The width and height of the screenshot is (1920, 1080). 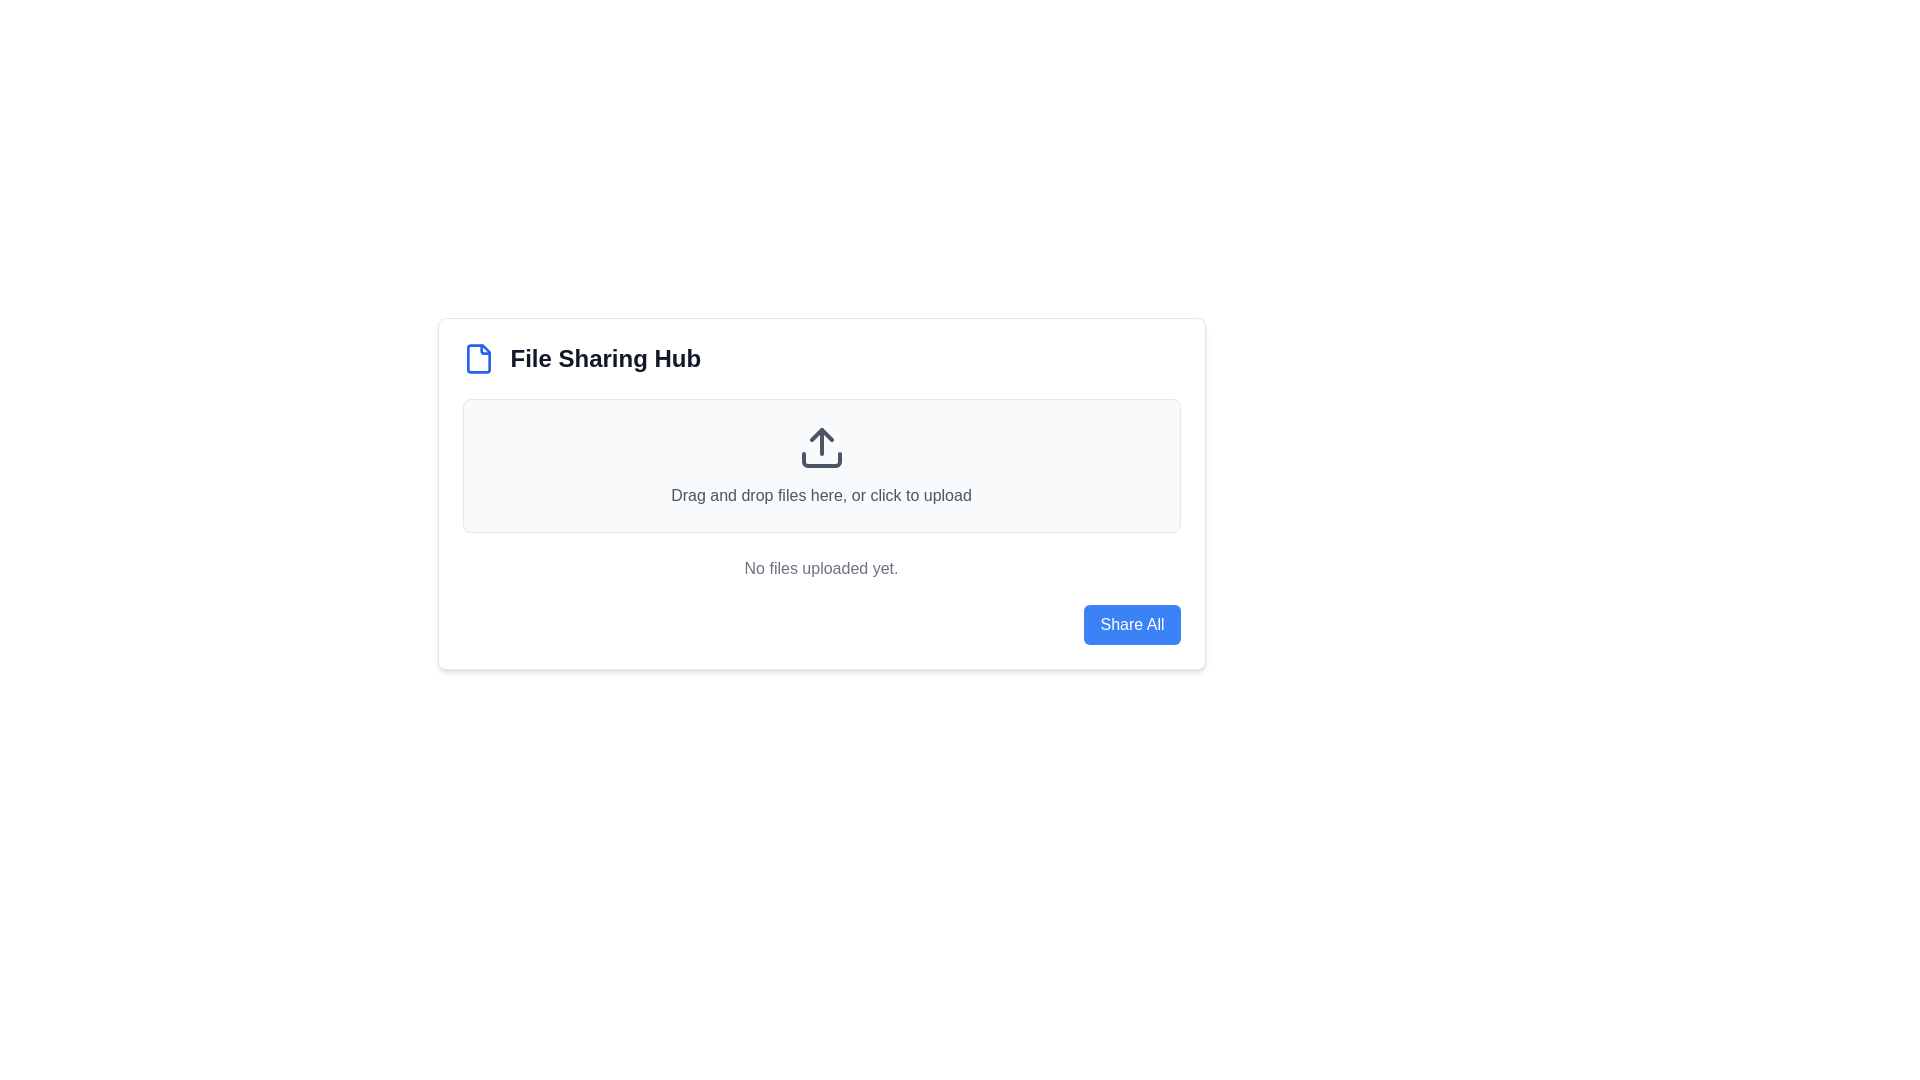 I want to click on instructional text located beneath the upload icon in the central part of the file upload area, so click(x=821, y=495).